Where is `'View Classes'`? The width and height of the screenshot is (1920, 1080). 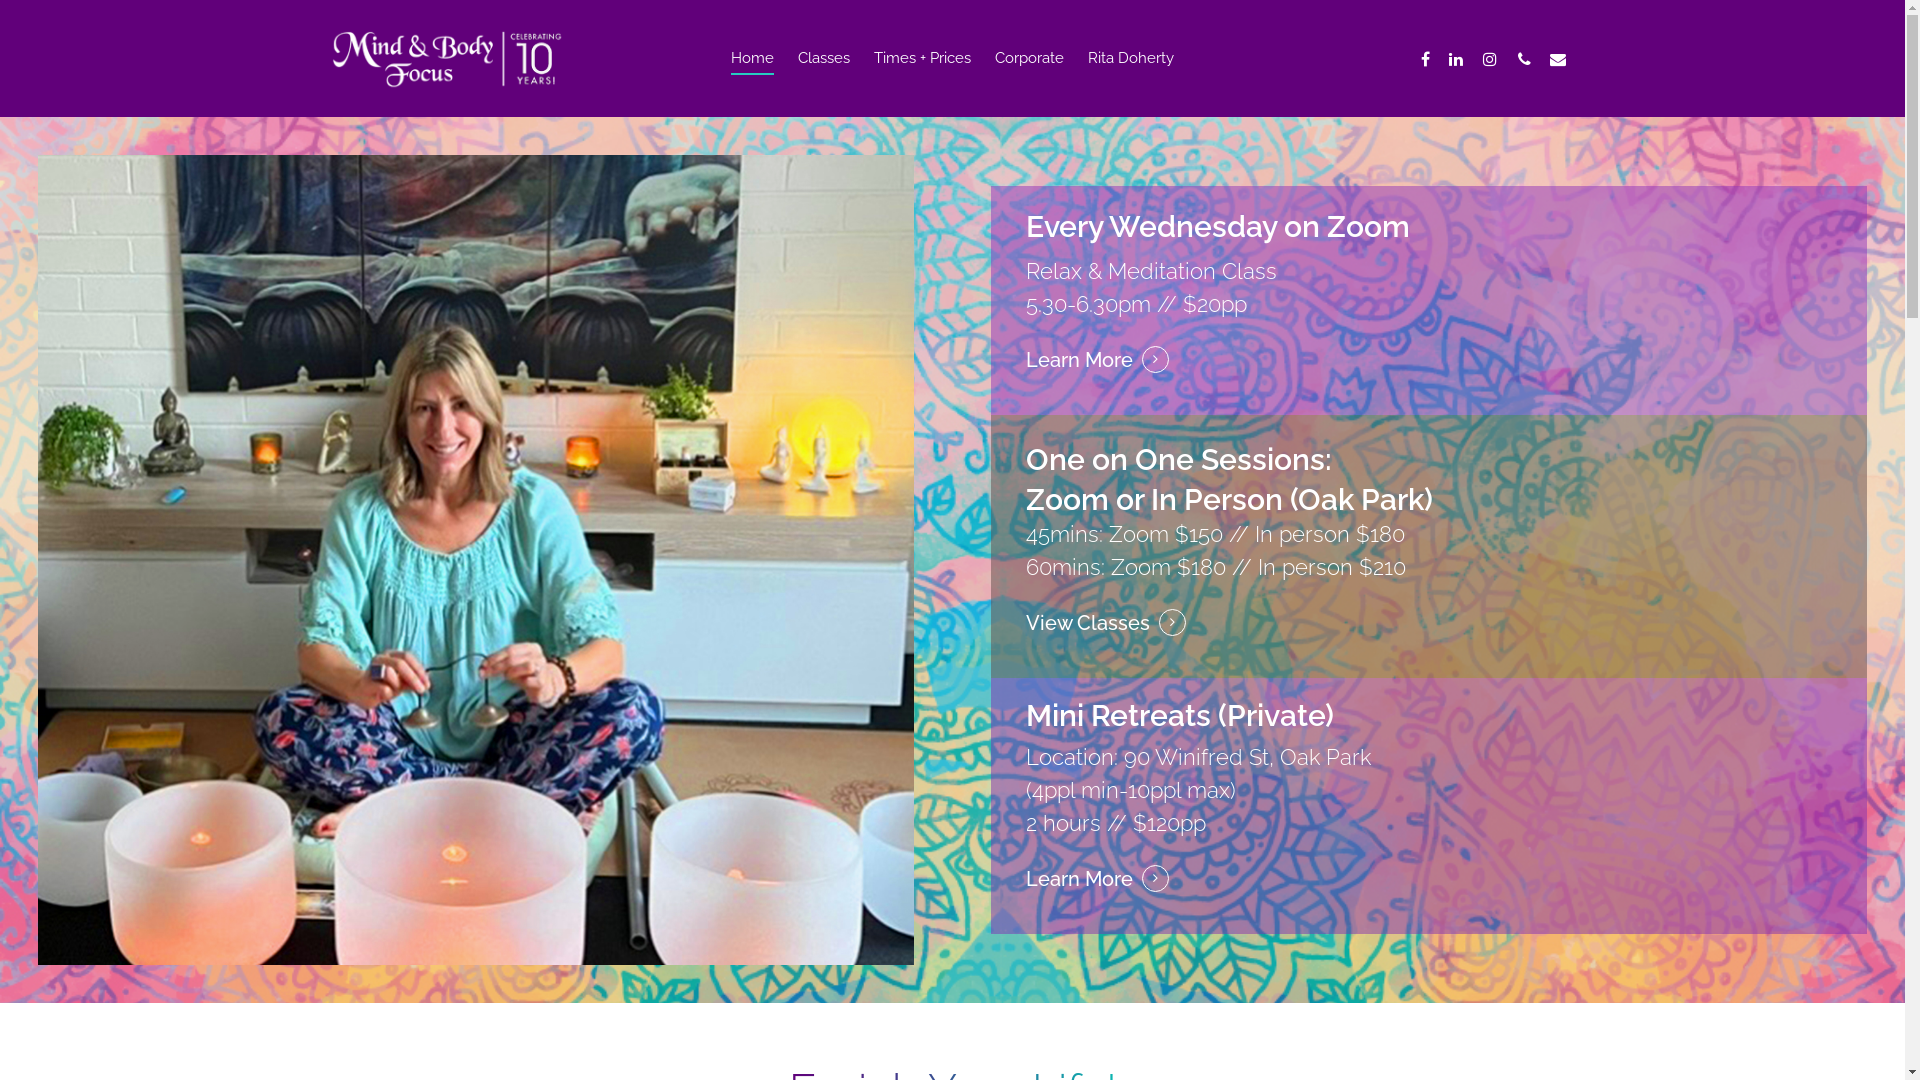 'View Classes' is located at coordinates (1104, 622).